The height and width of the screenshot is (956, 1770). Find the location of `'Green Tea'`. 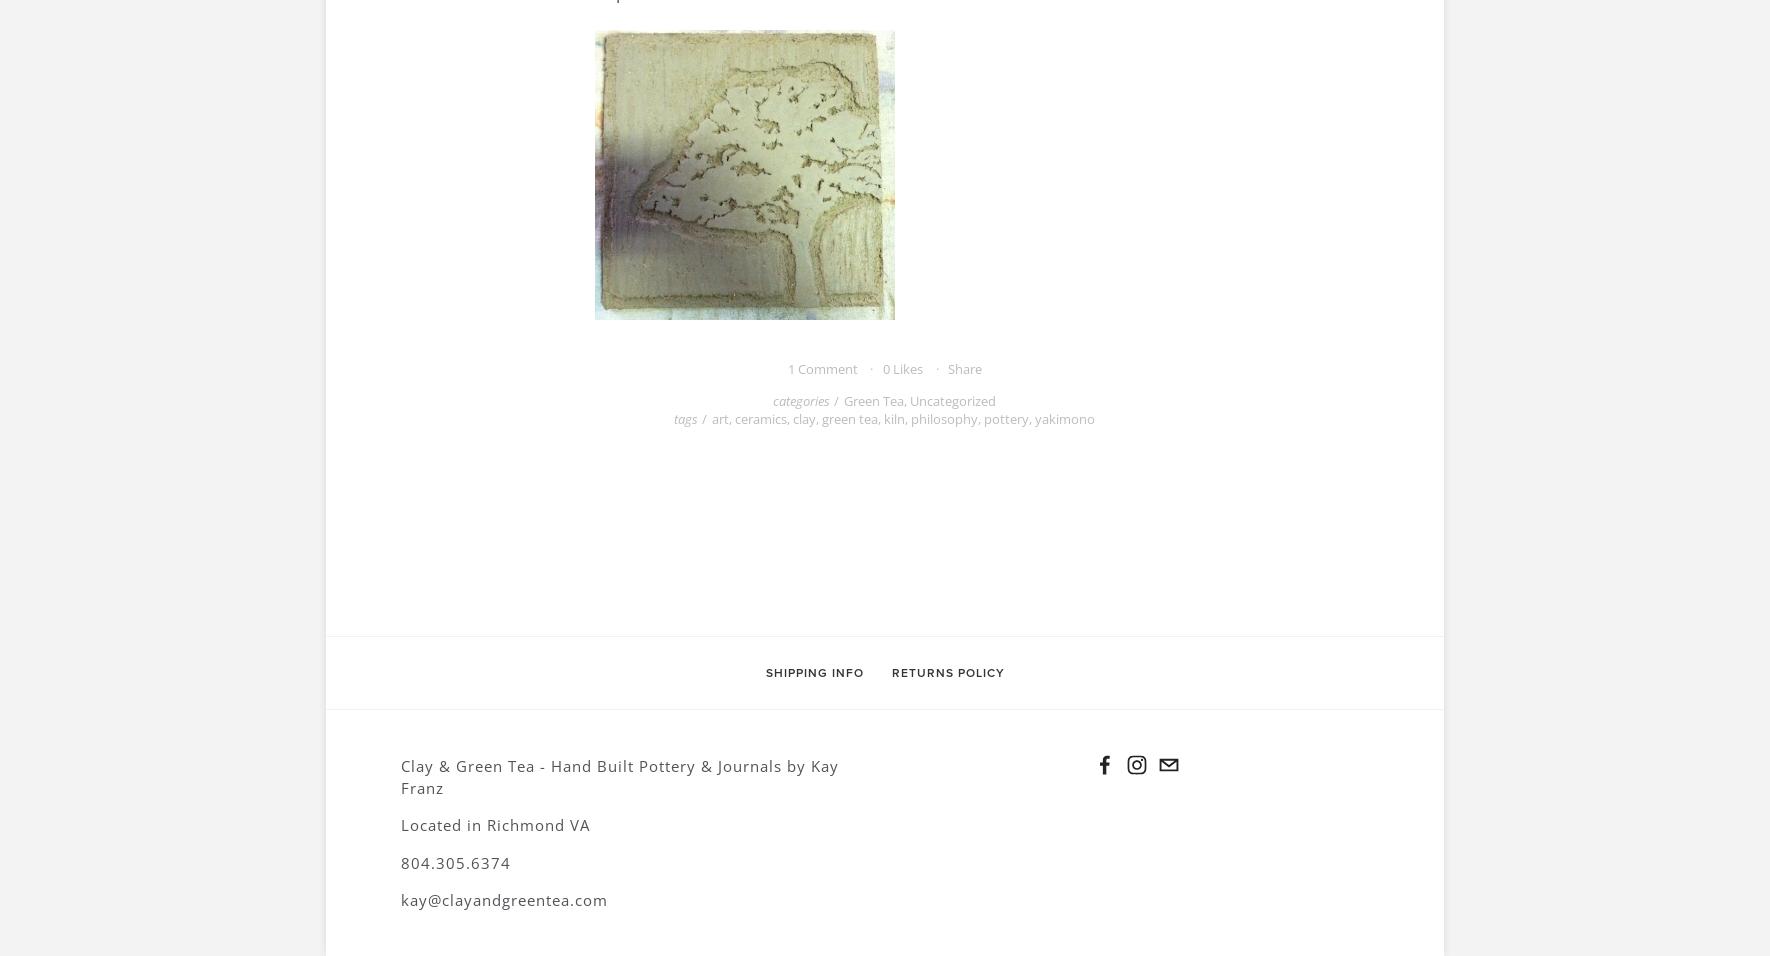

'Green Tea' is located at coordinates (843, 399).